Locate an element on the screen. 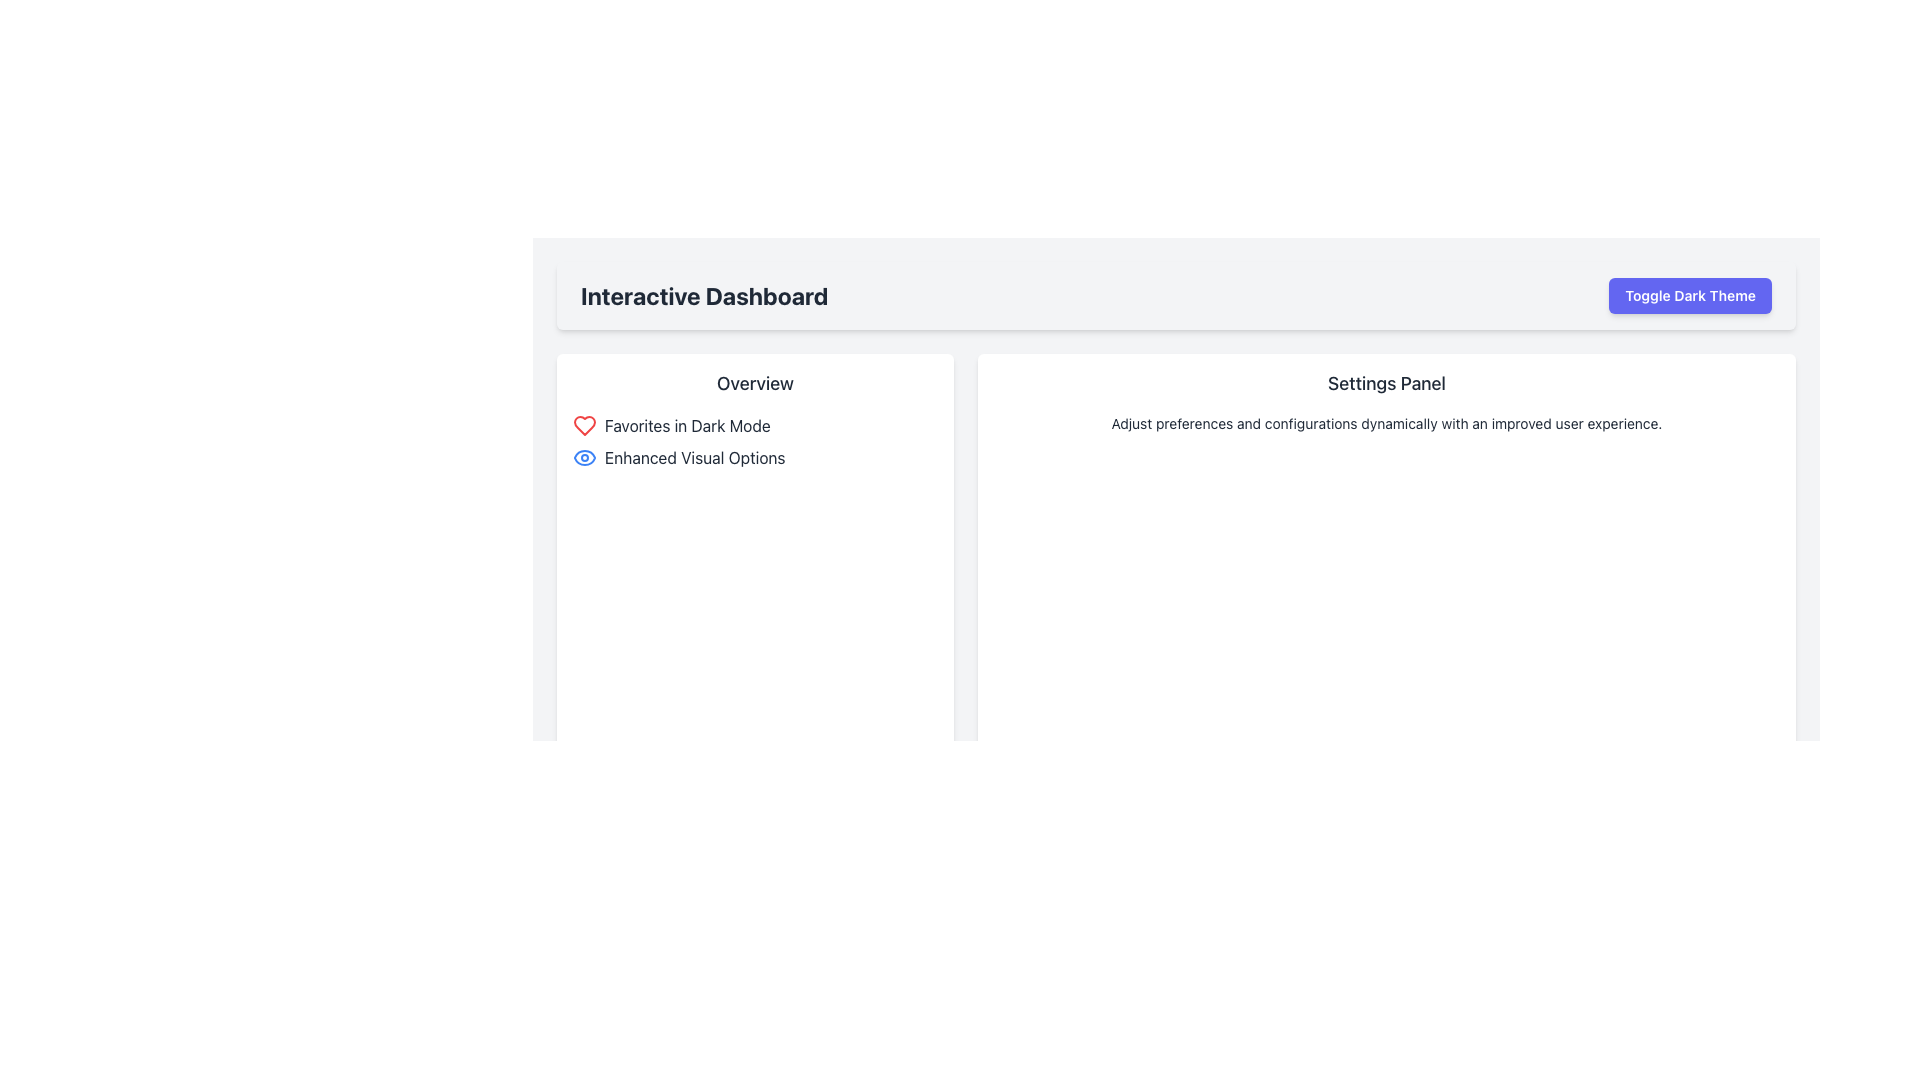 This screenshot has width=1920, height=1080. the grouped textual and graphical element labeled 'Favorites in Dark Mode' and 'Enhanced Visual Options' located in the 'Overview' section of the left panel is located at coordinates (754, 441).